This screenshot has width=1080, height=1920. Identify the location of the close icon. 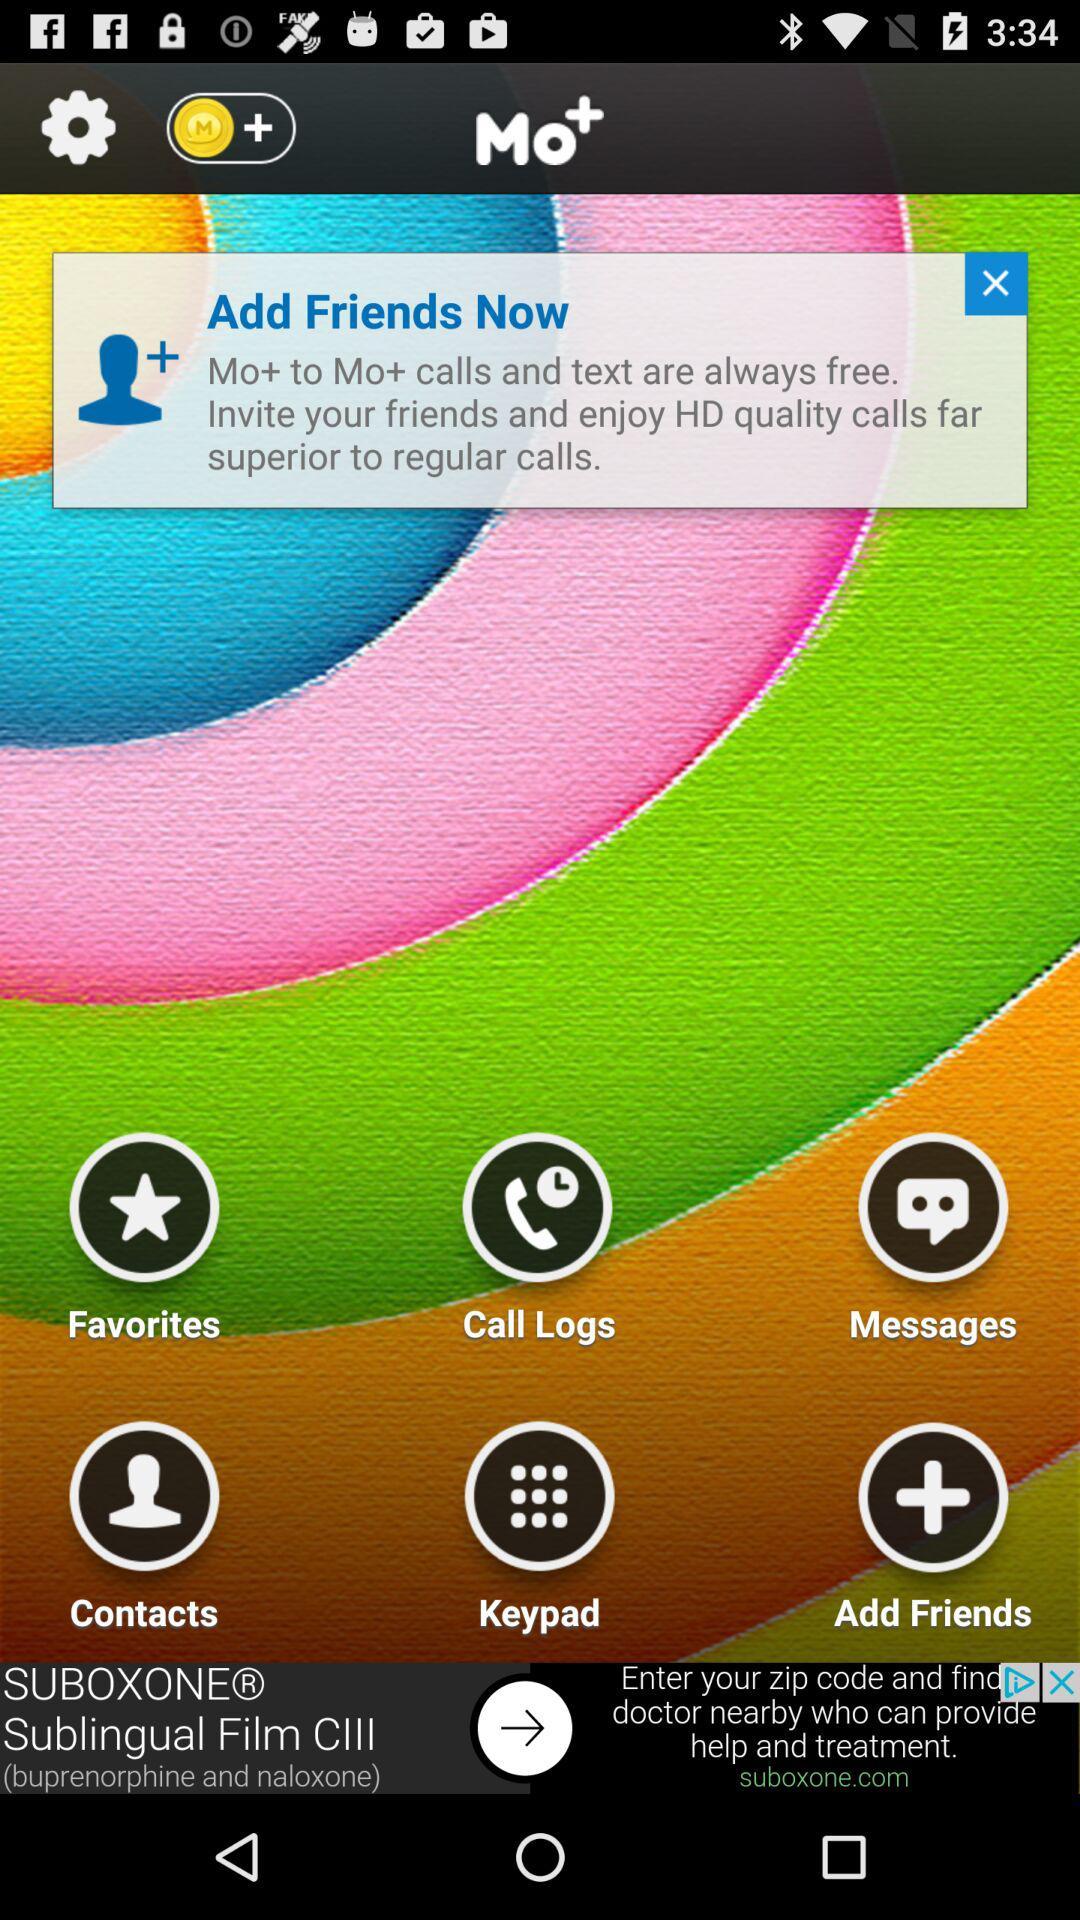
(987, 312).